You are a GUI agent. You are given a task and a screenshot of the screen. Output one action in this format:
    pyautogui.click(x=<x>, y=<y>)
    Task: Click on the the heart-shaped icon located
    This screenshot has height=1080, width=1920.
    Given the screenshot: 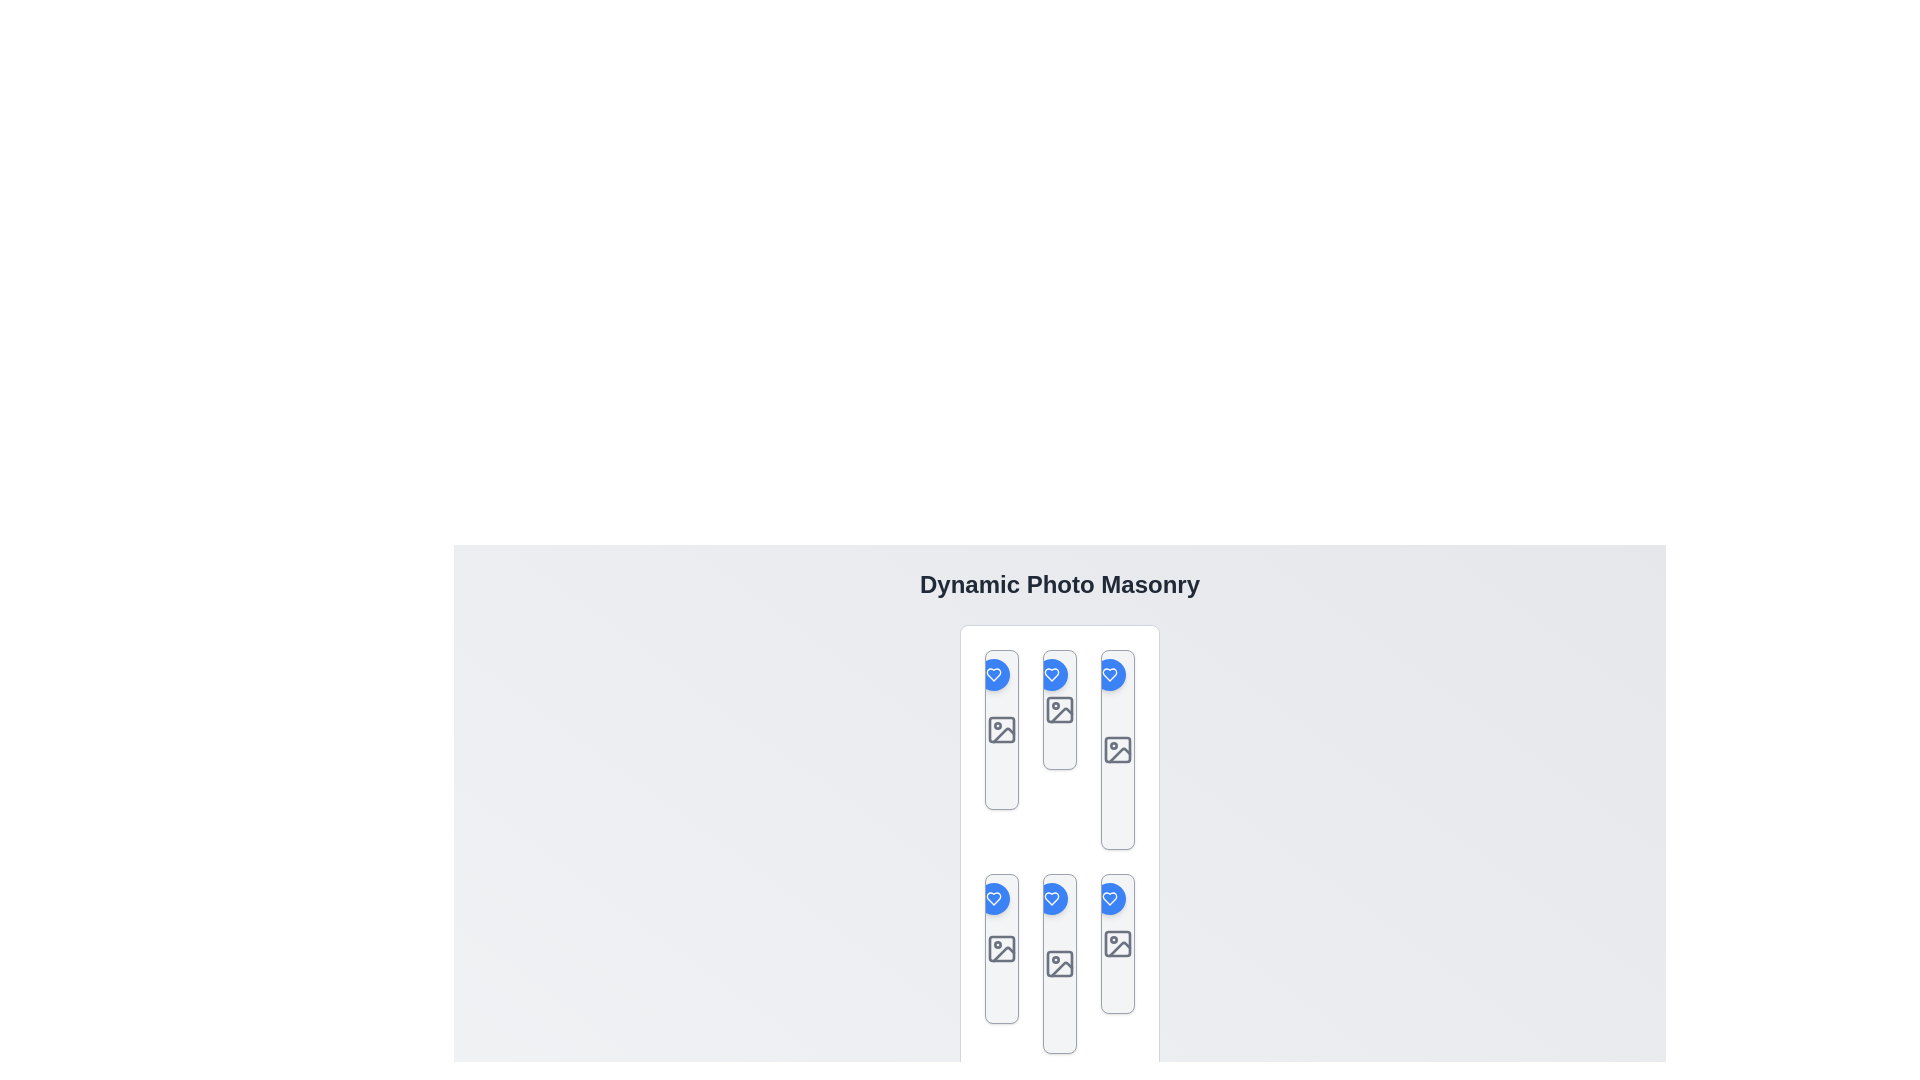 What is the action you would take?
    pyautogui.click(x=1108, y=675)
    